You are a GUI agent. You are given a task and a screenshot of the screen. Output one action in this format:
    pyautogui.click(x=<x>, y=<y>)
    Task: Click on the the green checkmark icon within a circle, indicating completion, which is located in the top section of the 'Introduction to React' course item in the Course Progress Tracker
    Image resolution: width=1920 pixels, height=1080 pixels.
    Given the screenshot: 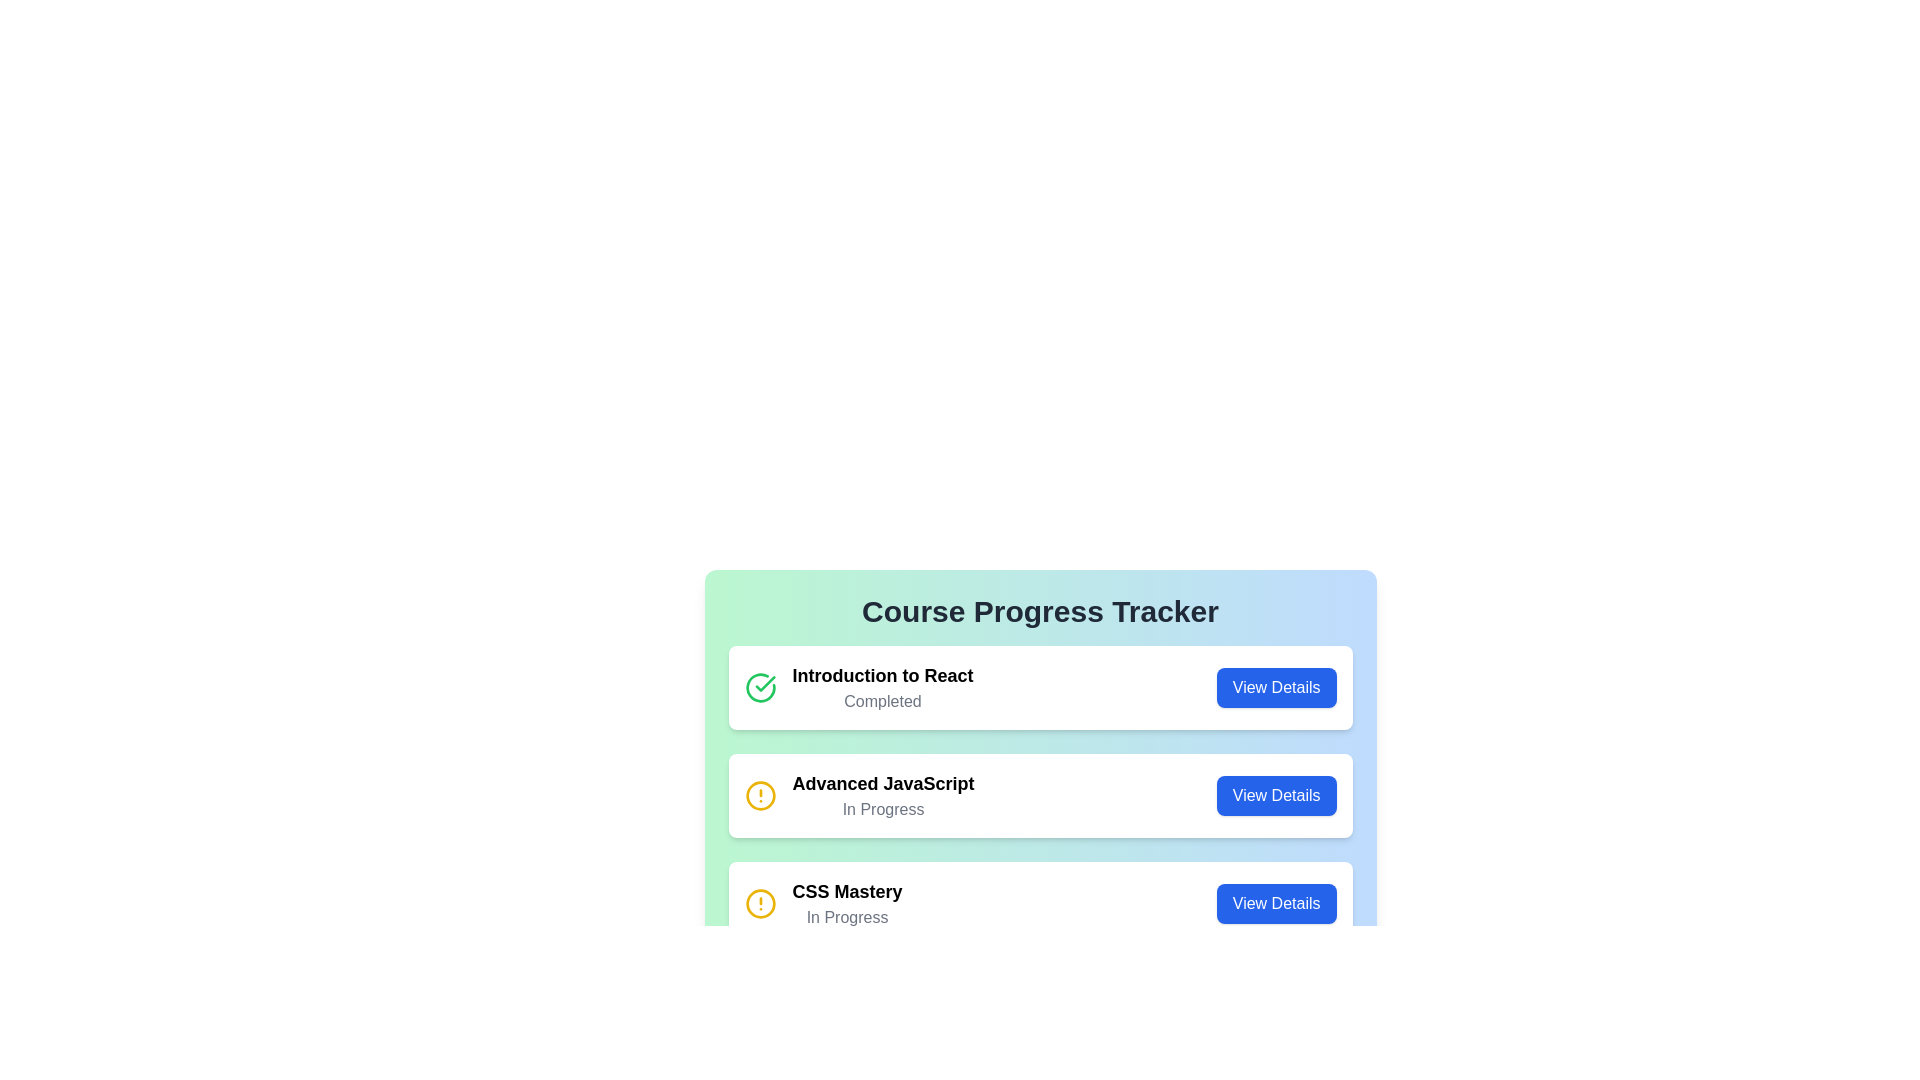 What is the action you would take?
    pyautogui.click(x=764, y=682)
    